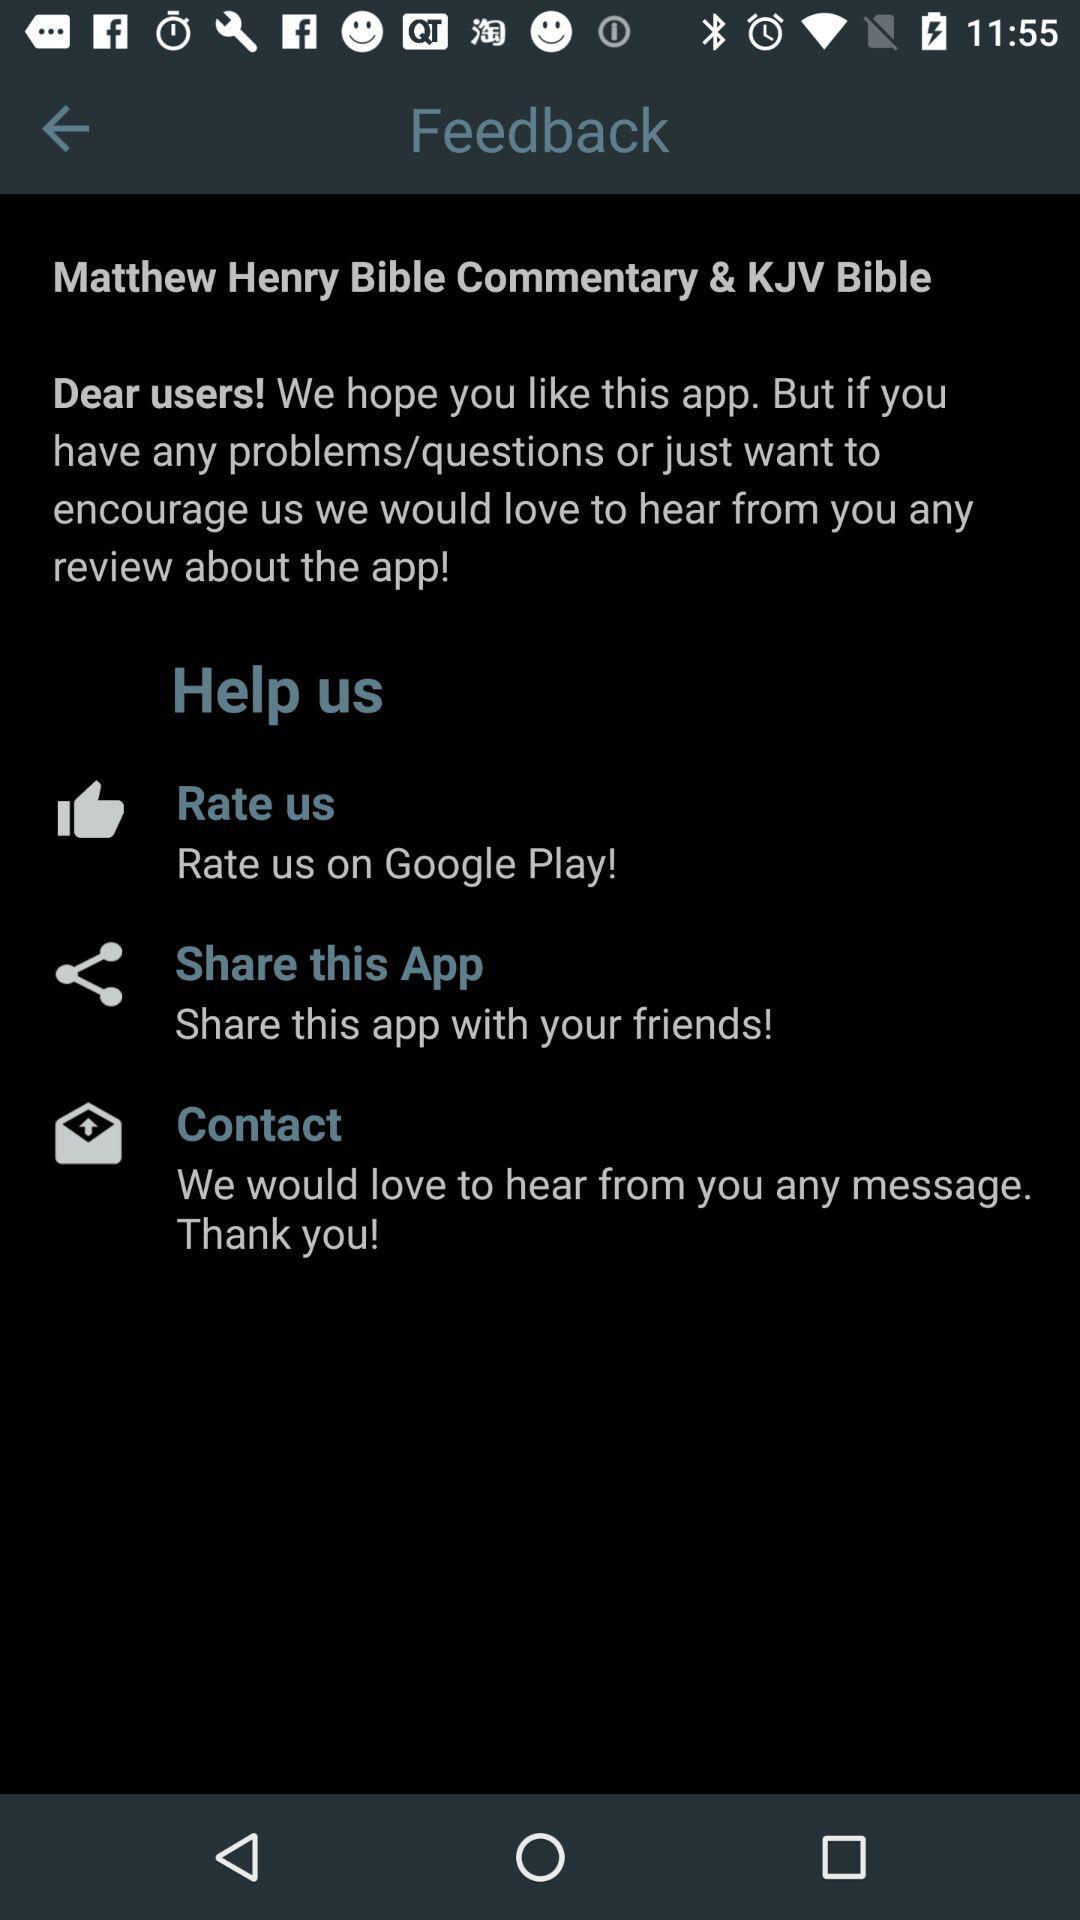  I want to click on rate the app, so click(87, 808).